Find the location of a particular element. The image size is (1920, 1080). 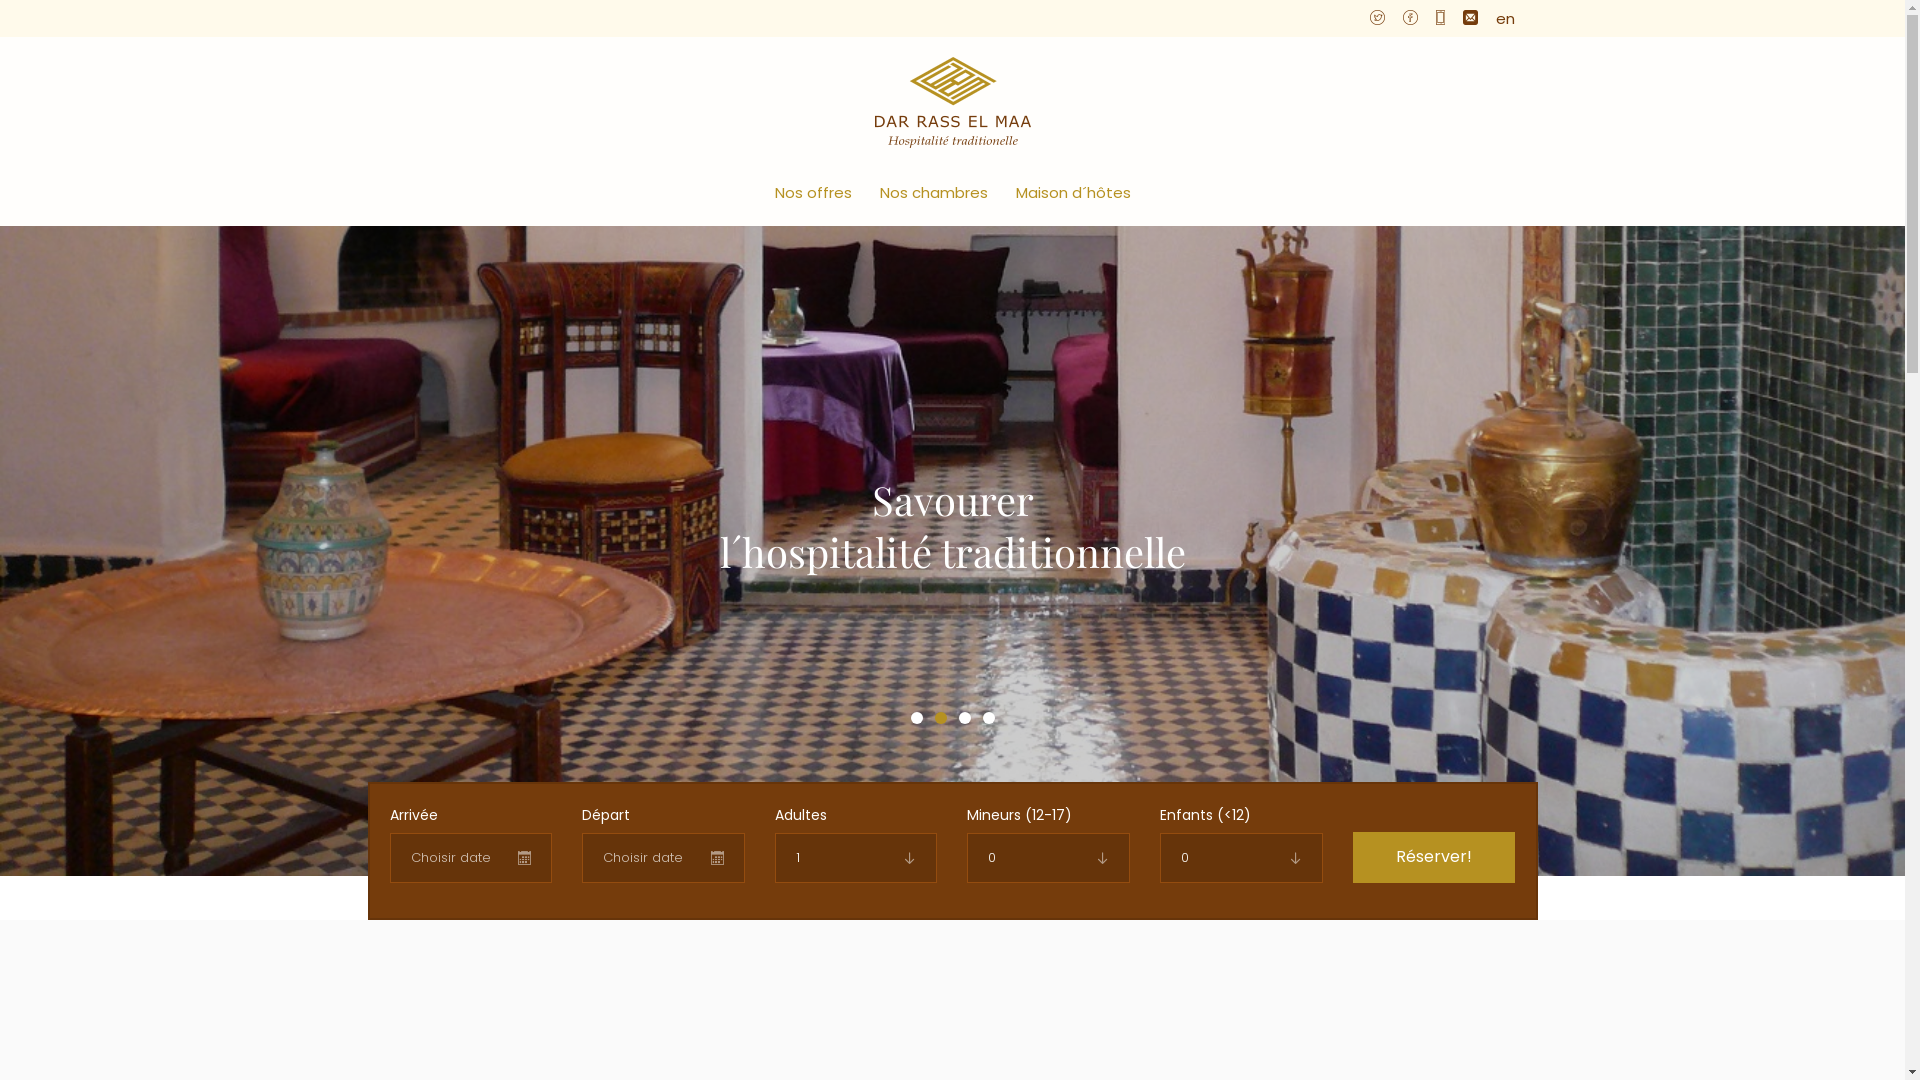

'info@chefchaouen.ch' is located at coordinates (1455, 18).